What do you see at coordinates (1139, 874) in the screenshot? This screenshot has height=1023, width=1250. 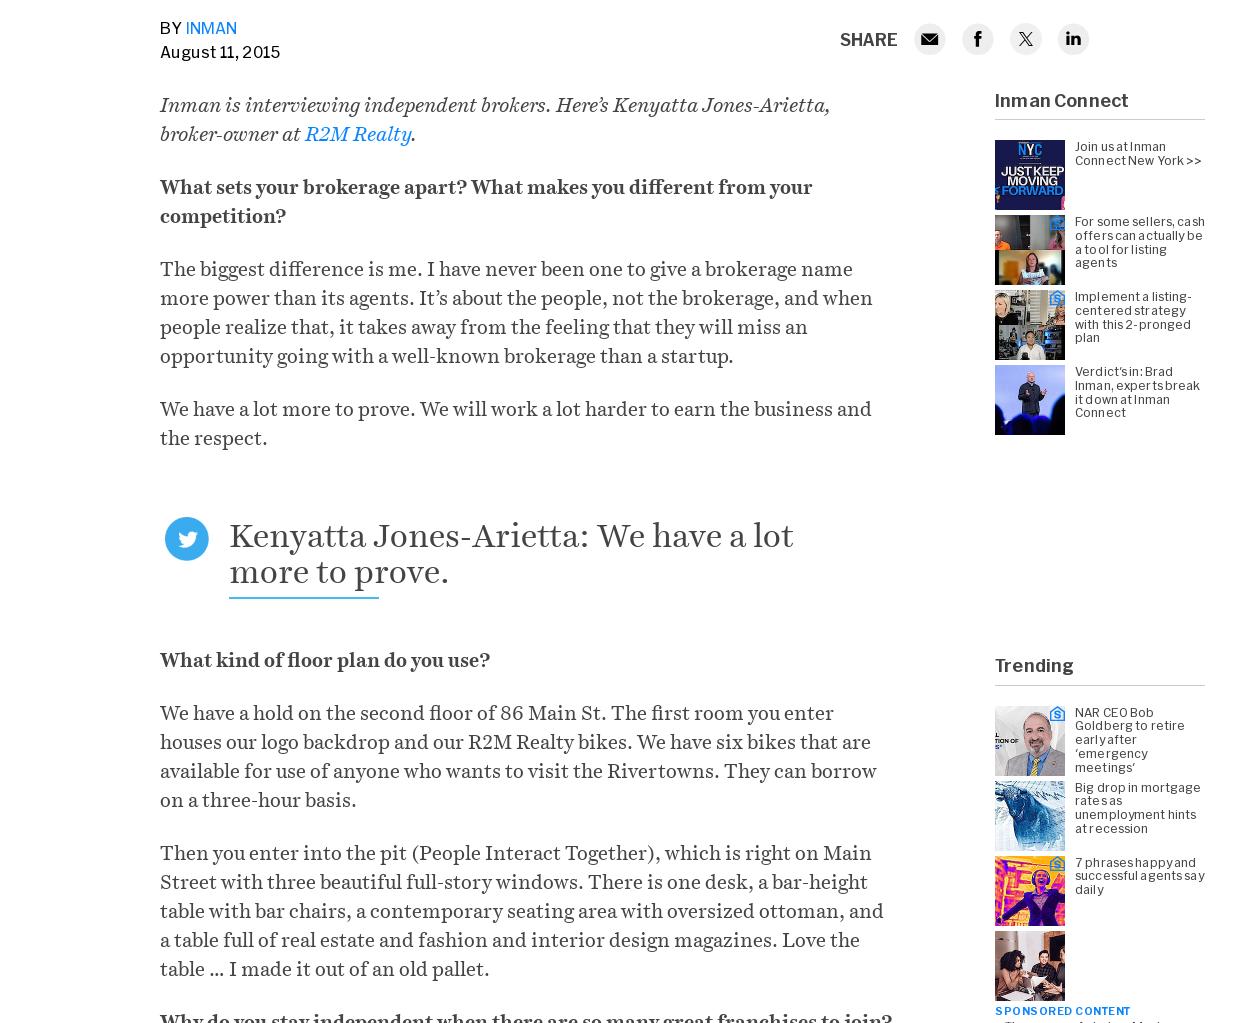 I see `'7 phrases happy and successful agents say daily'` at bounding box center [1139, 874].